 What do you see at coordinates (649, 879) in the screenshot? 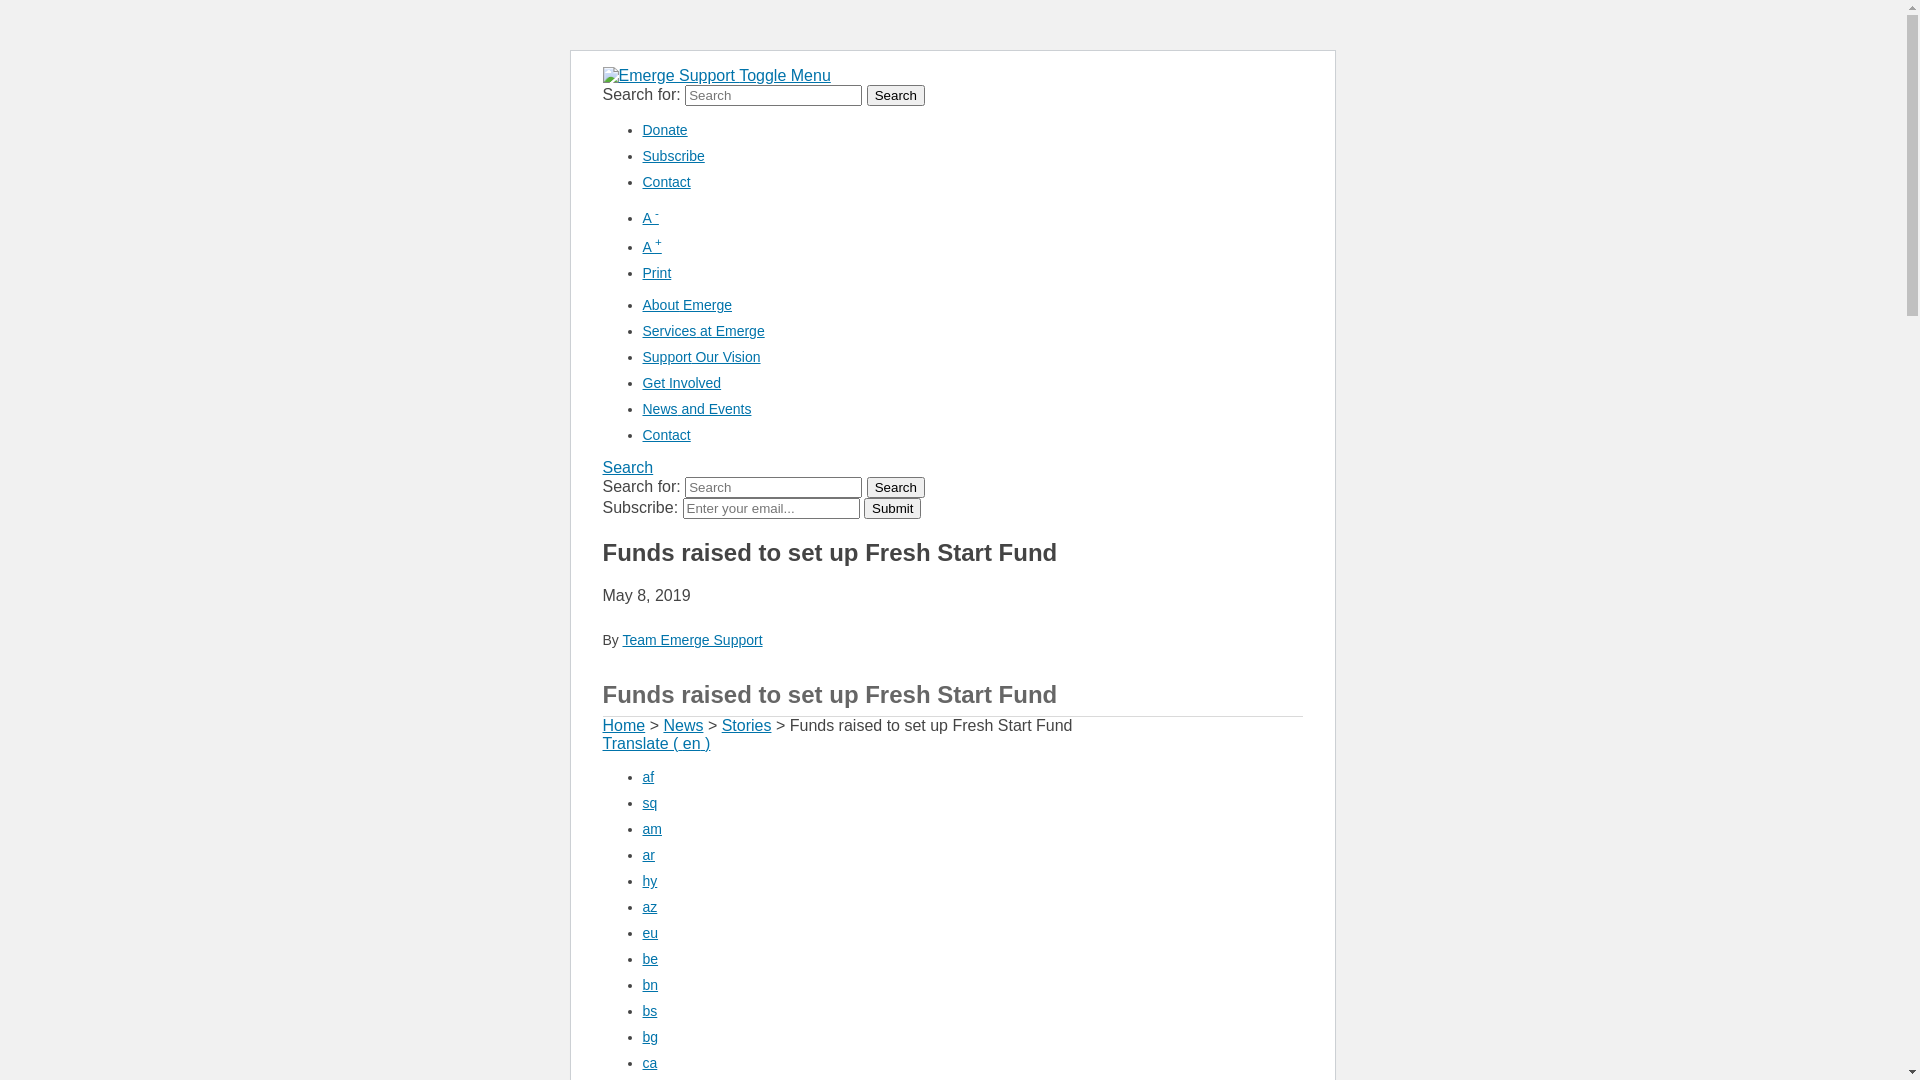
I see `'hy'` at bounding box center [649, 879].